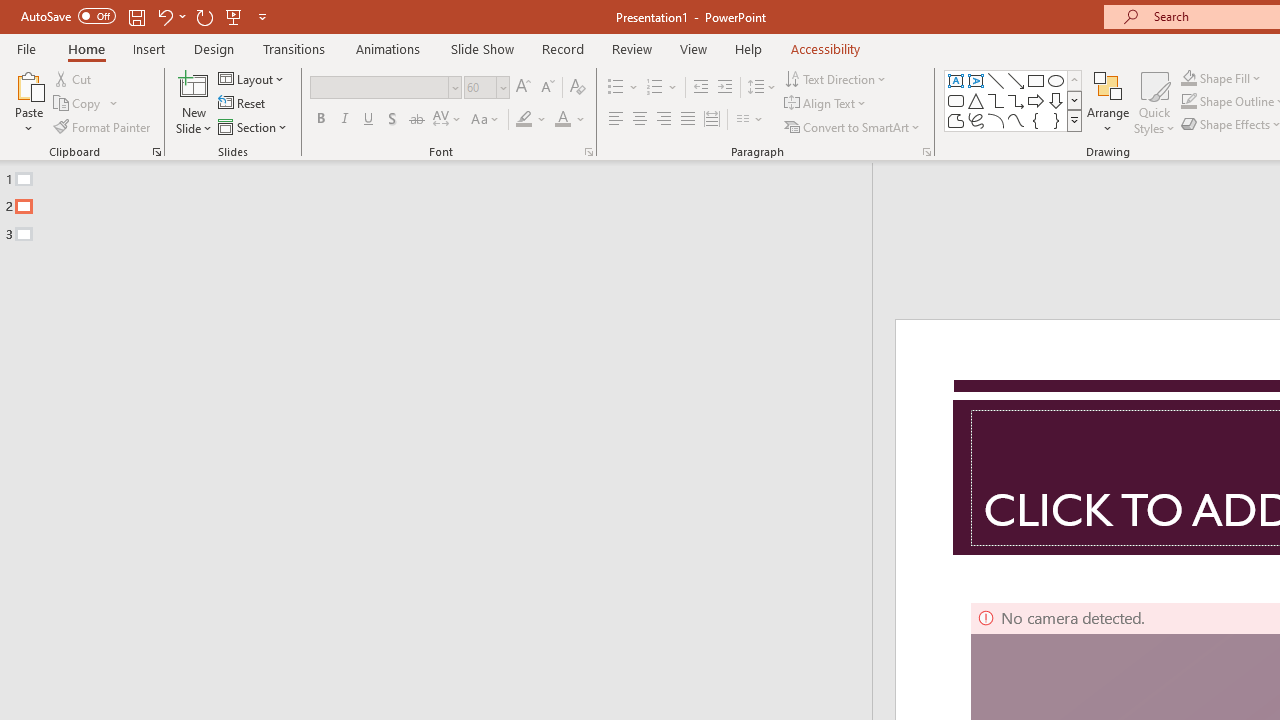 This screenshot has width=1280, height=720. I want to click on 'Decrease Font Size', so click(547, 86).